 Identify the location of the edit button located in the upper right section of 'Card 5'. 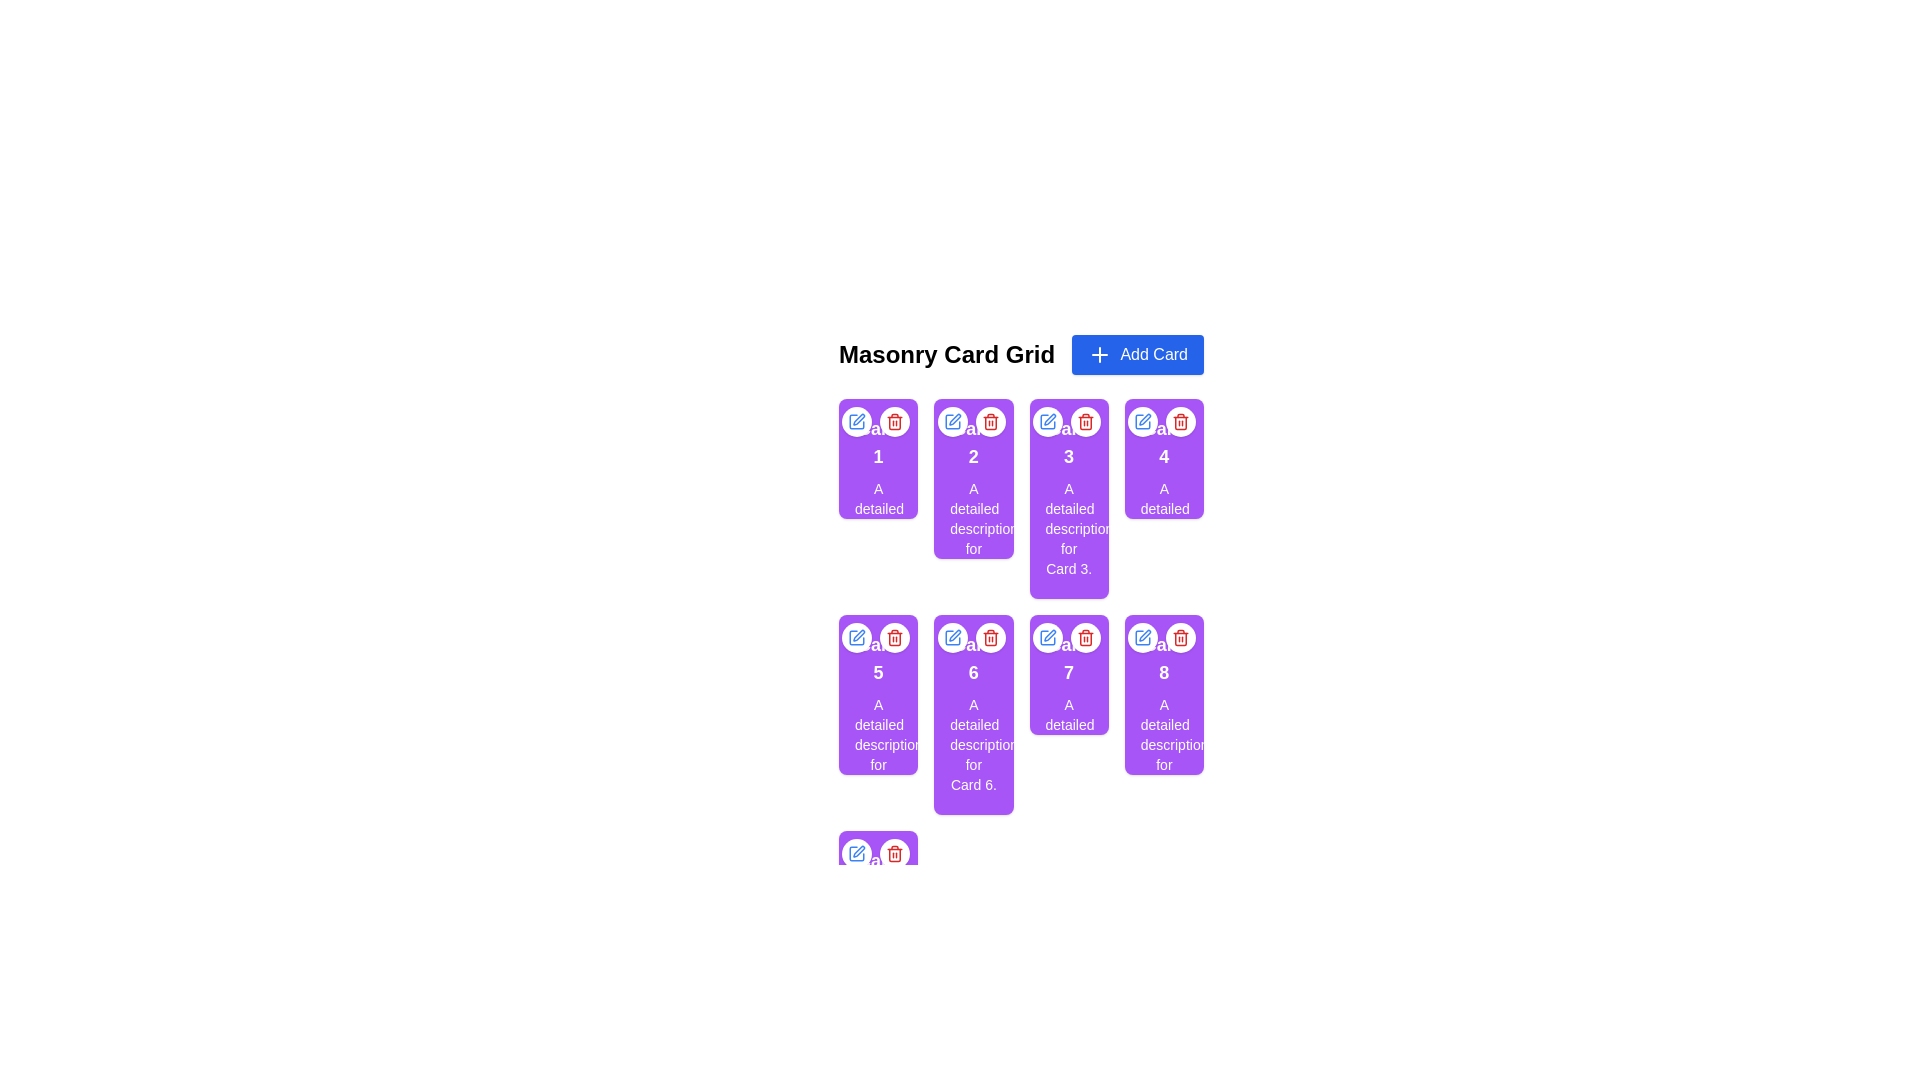
(876, 637).